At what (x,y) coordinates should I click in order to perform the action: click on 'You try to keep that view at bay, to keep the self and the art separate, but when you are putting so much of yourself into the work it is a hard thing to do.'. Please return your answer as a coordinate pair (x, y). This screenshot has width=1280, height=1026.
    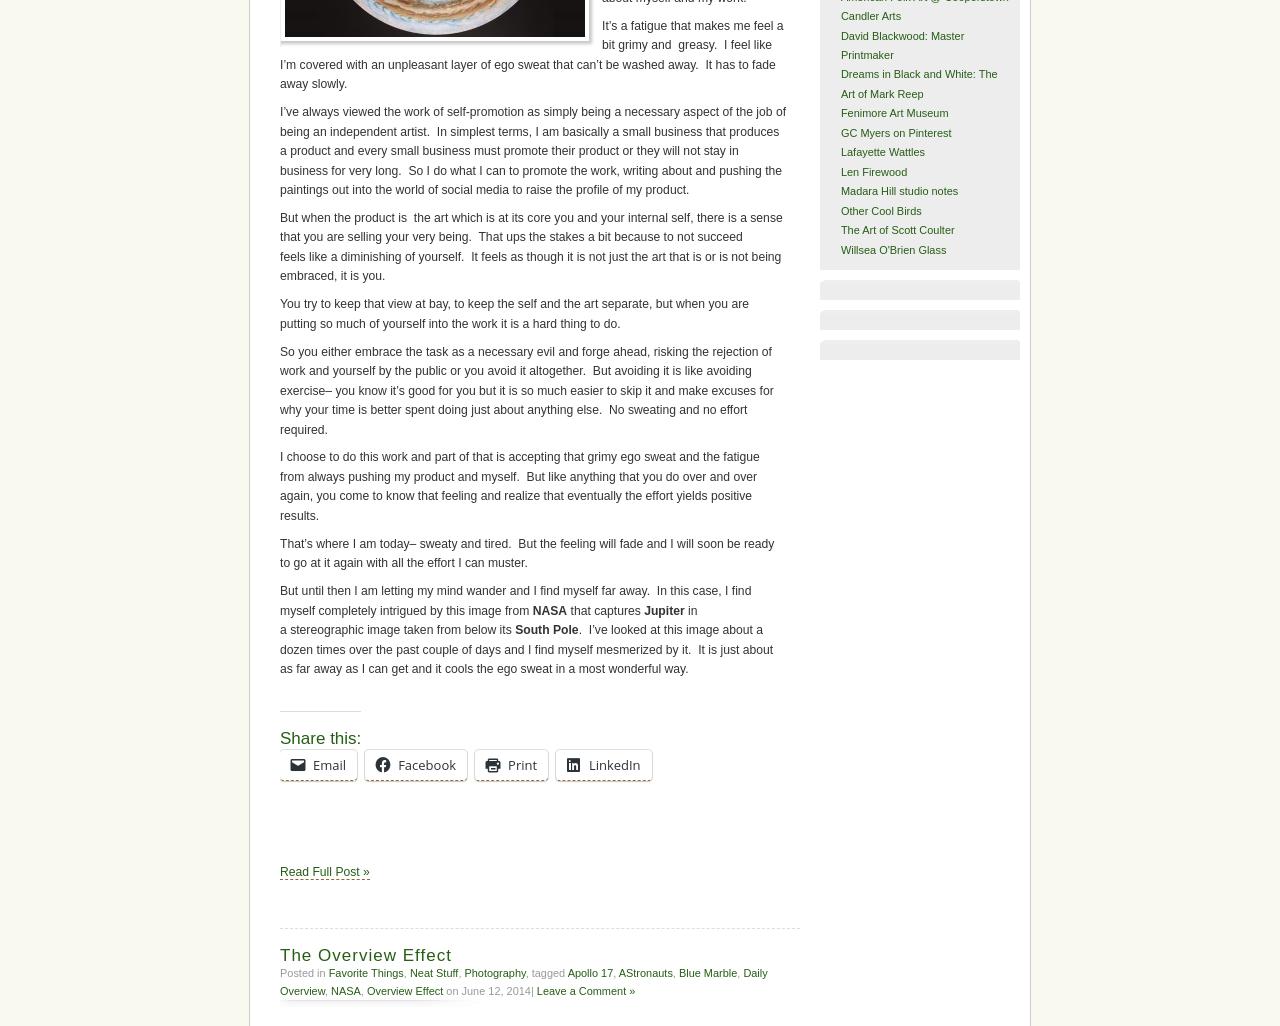
    Looking at the image, I should click on (514, 313).